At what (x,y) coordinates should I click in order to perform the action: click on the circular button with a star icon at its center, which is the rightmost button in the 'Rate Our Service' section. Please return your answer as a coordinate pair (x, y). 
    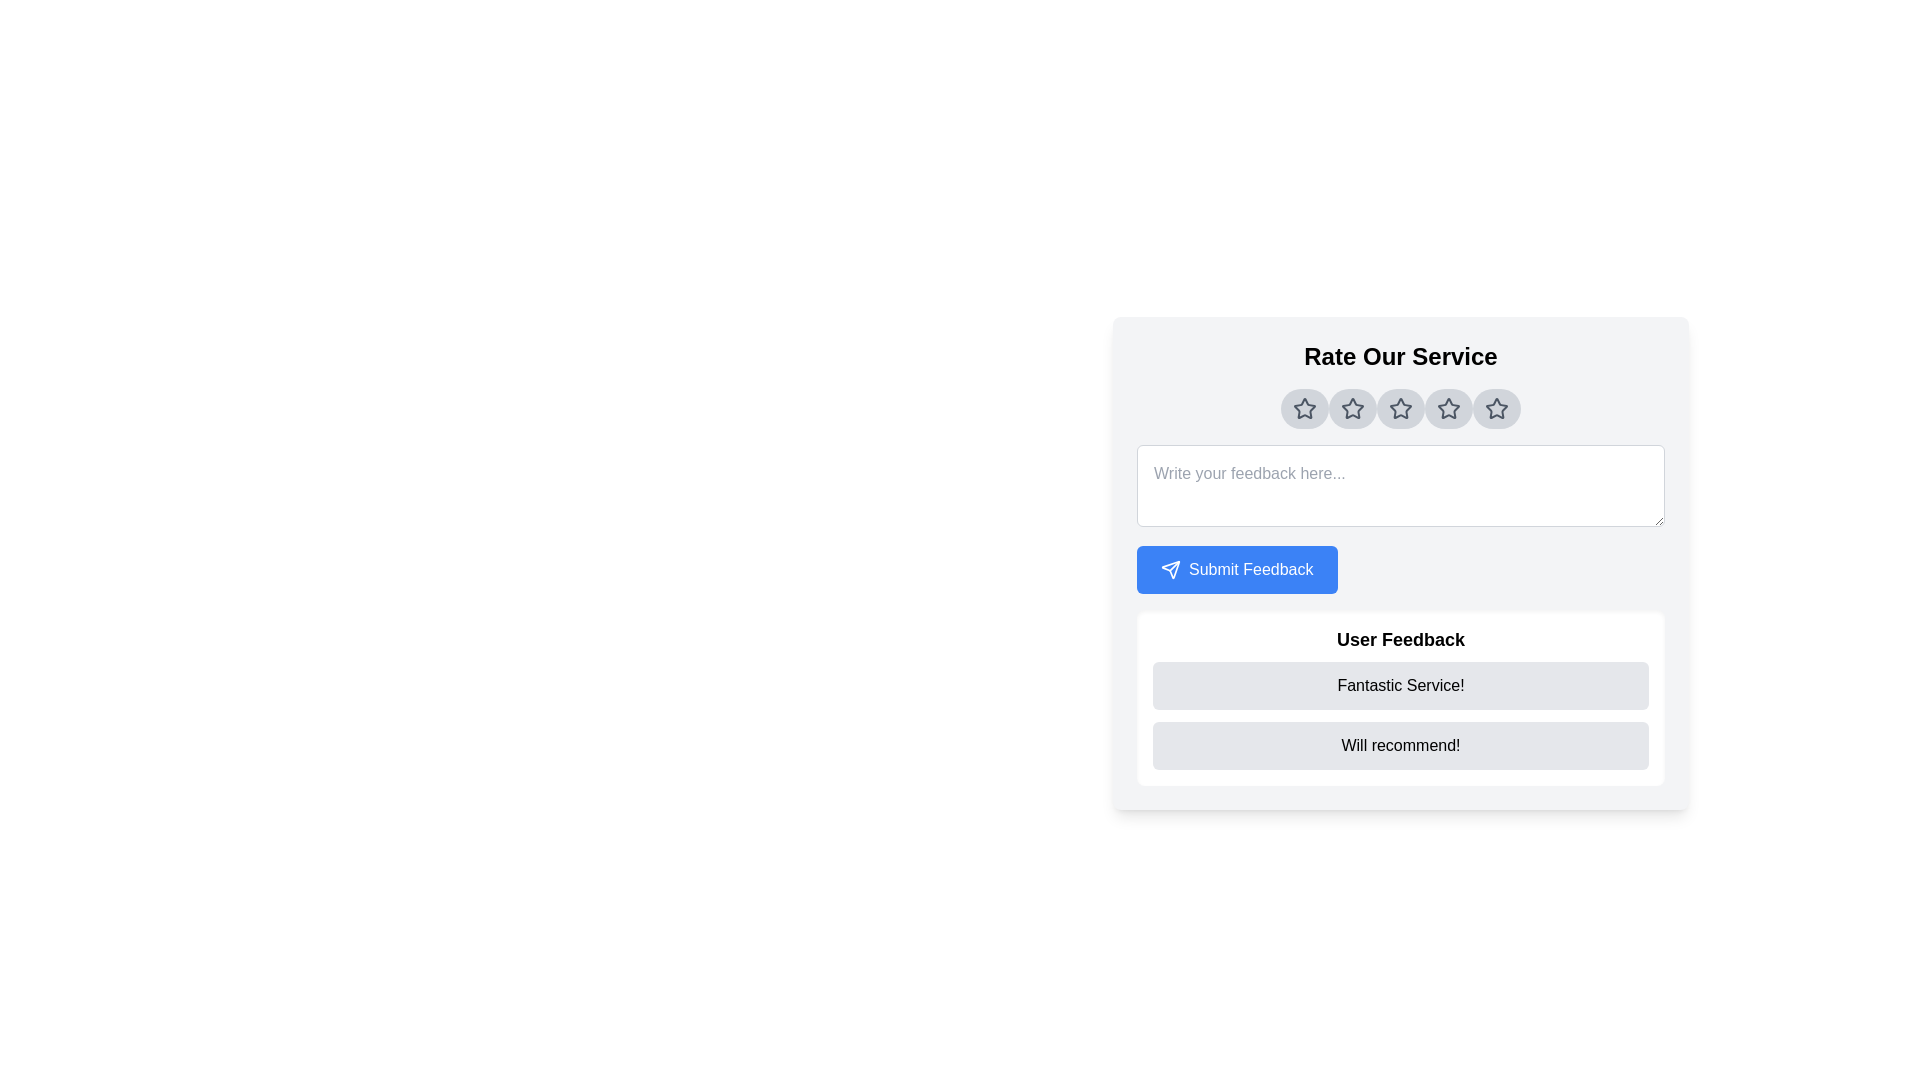
    Looking at the image, I should click on (1497, 407).